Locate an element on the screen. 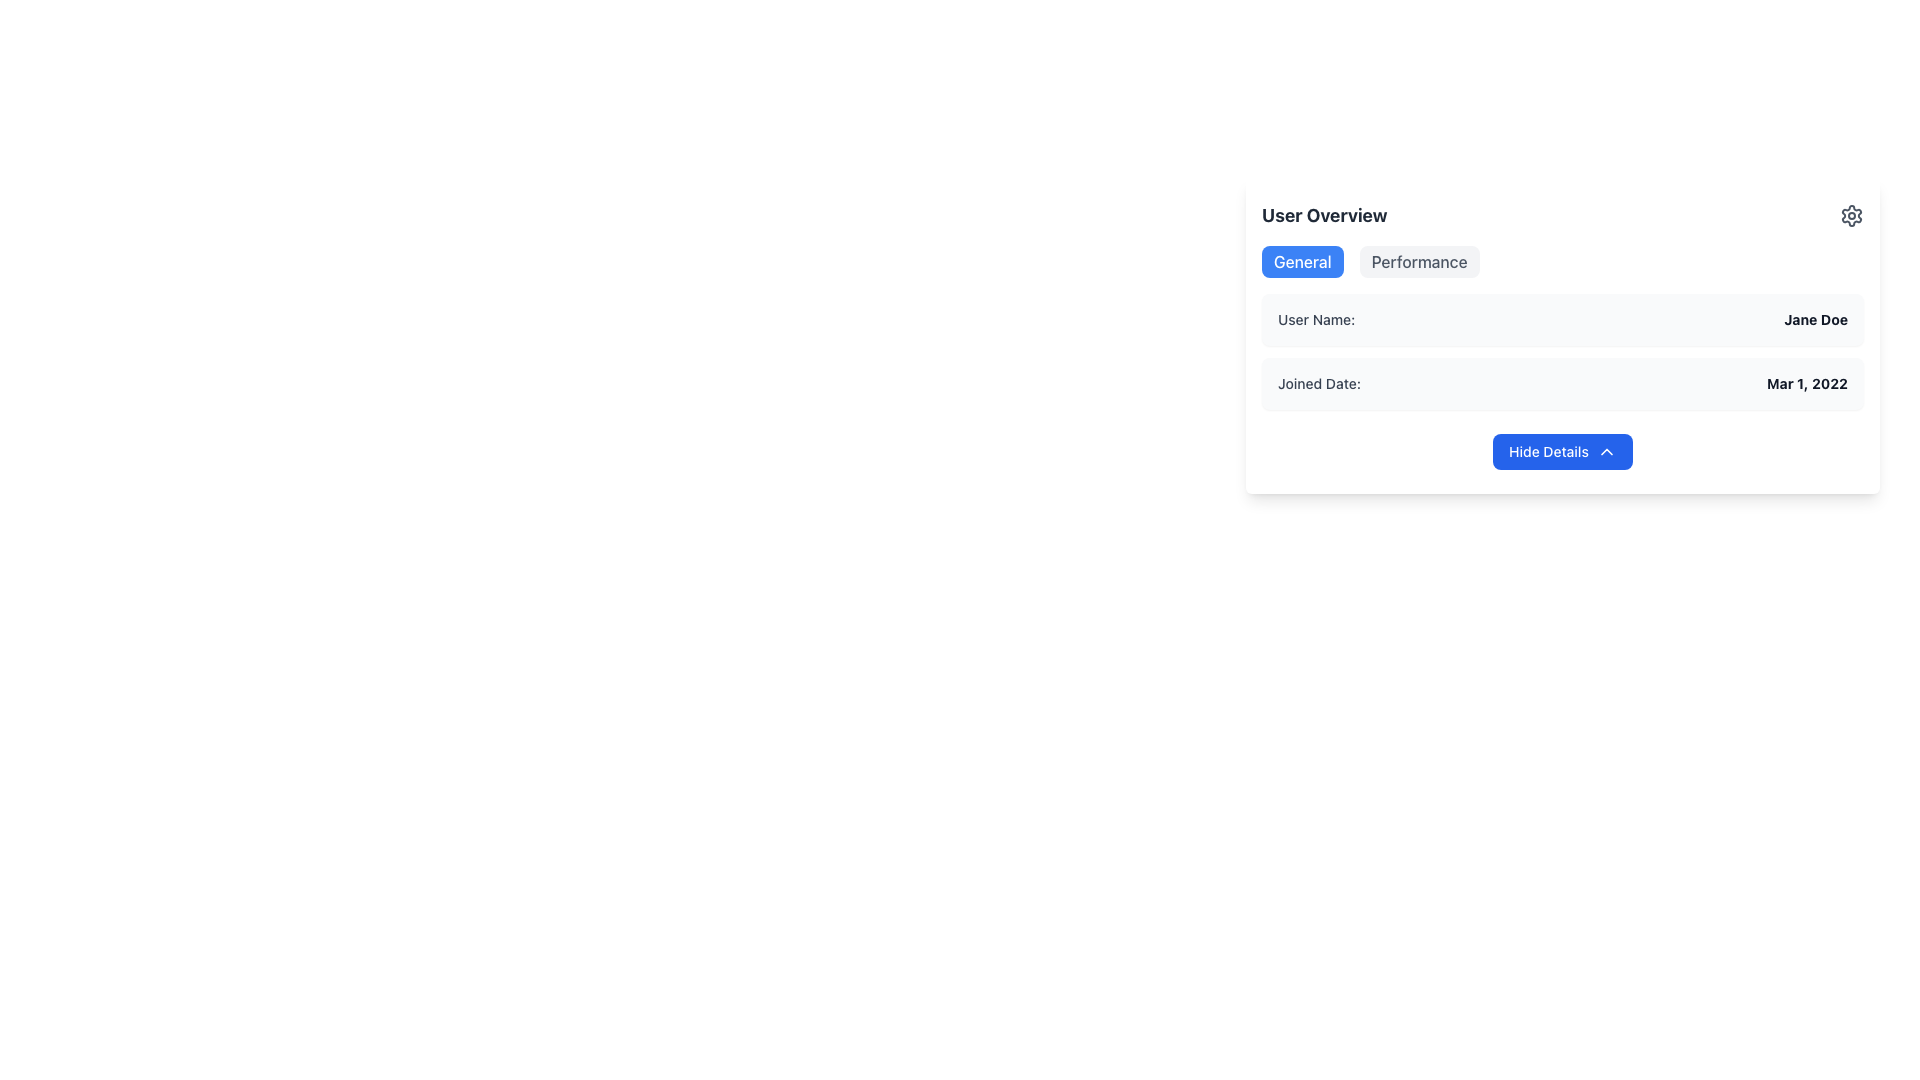 This screenshot has width=1920, height=1080. the Text Display that shows the user's name, located to the right of the 'User Name:' heading in the upper part of the interface is located at coordinates (1816, 319).